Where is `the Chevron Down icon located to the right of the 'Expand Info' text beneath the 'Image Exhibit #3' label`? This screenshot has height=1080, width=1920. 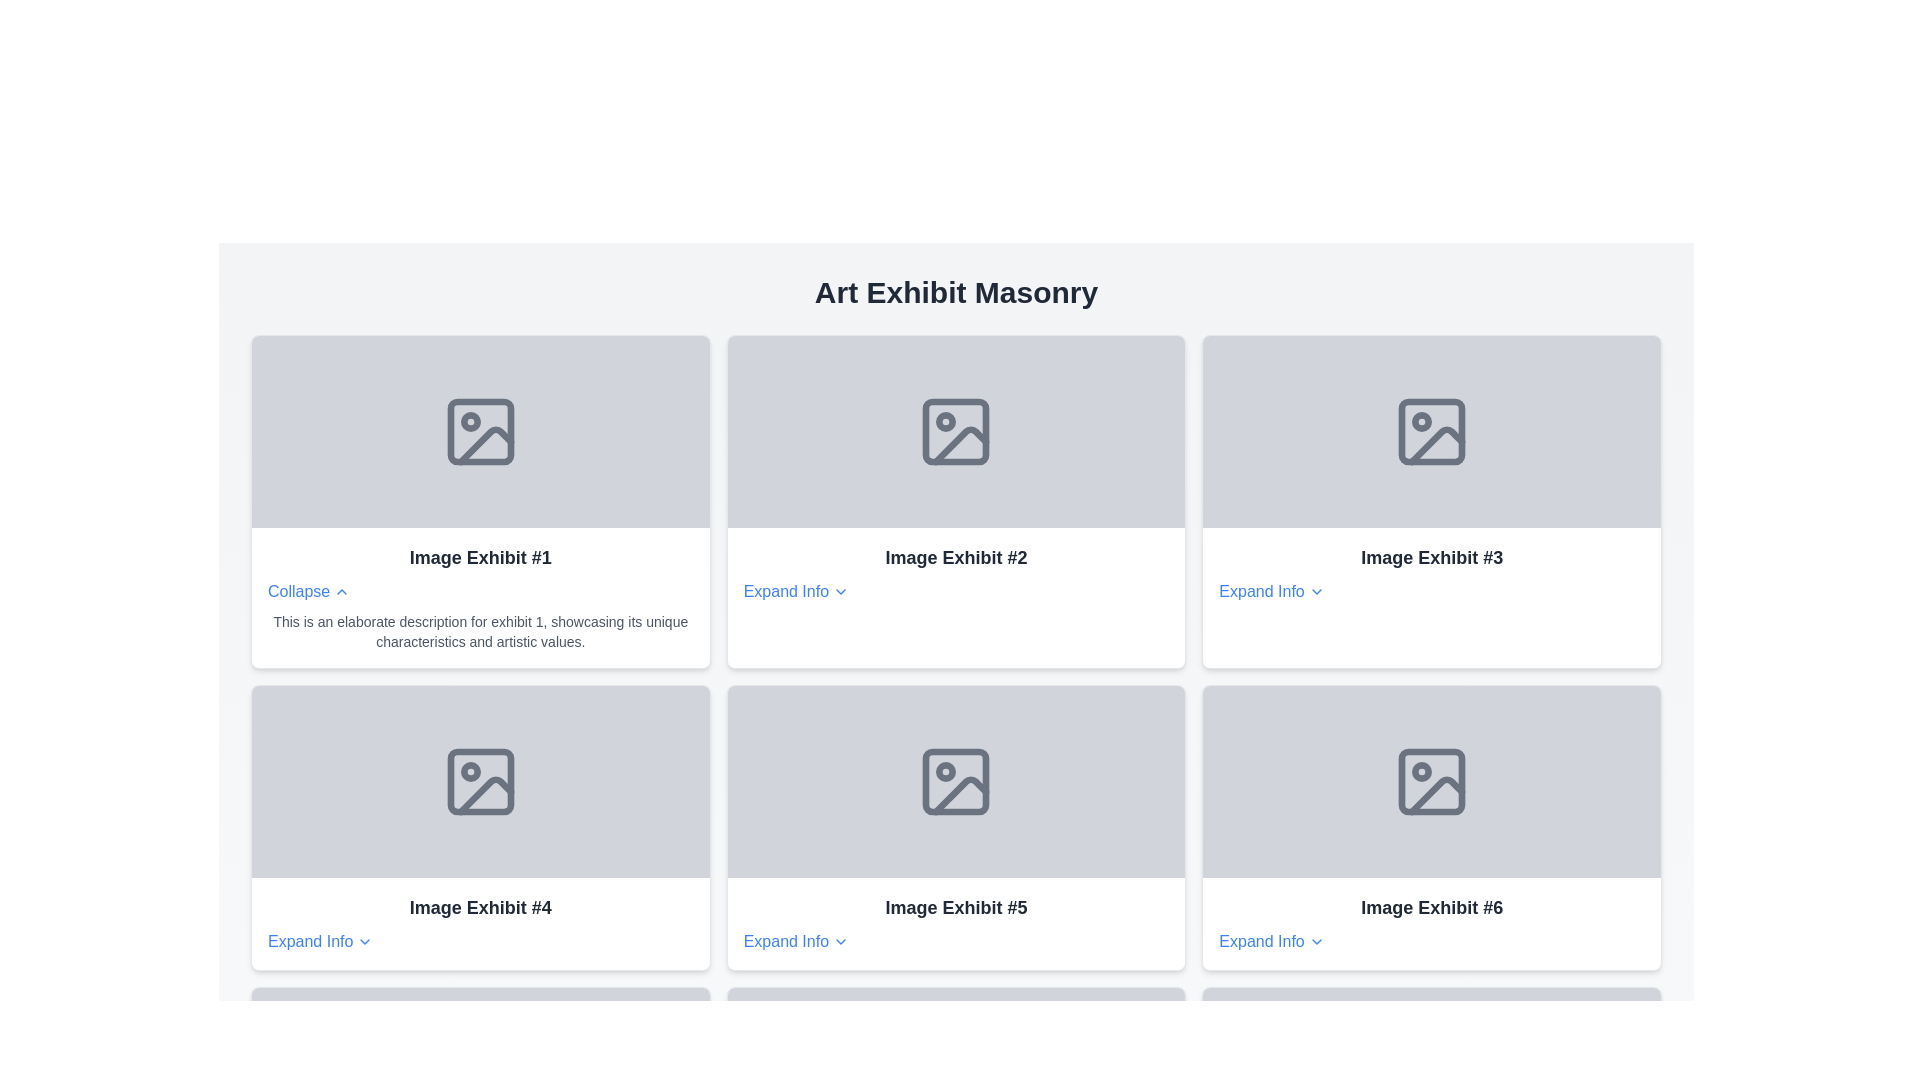 the Chevron Down icon located to the right of the 'Expand Info' text beneath the 'Image Exhibit #3' label is located at coordinates (1316, 590).